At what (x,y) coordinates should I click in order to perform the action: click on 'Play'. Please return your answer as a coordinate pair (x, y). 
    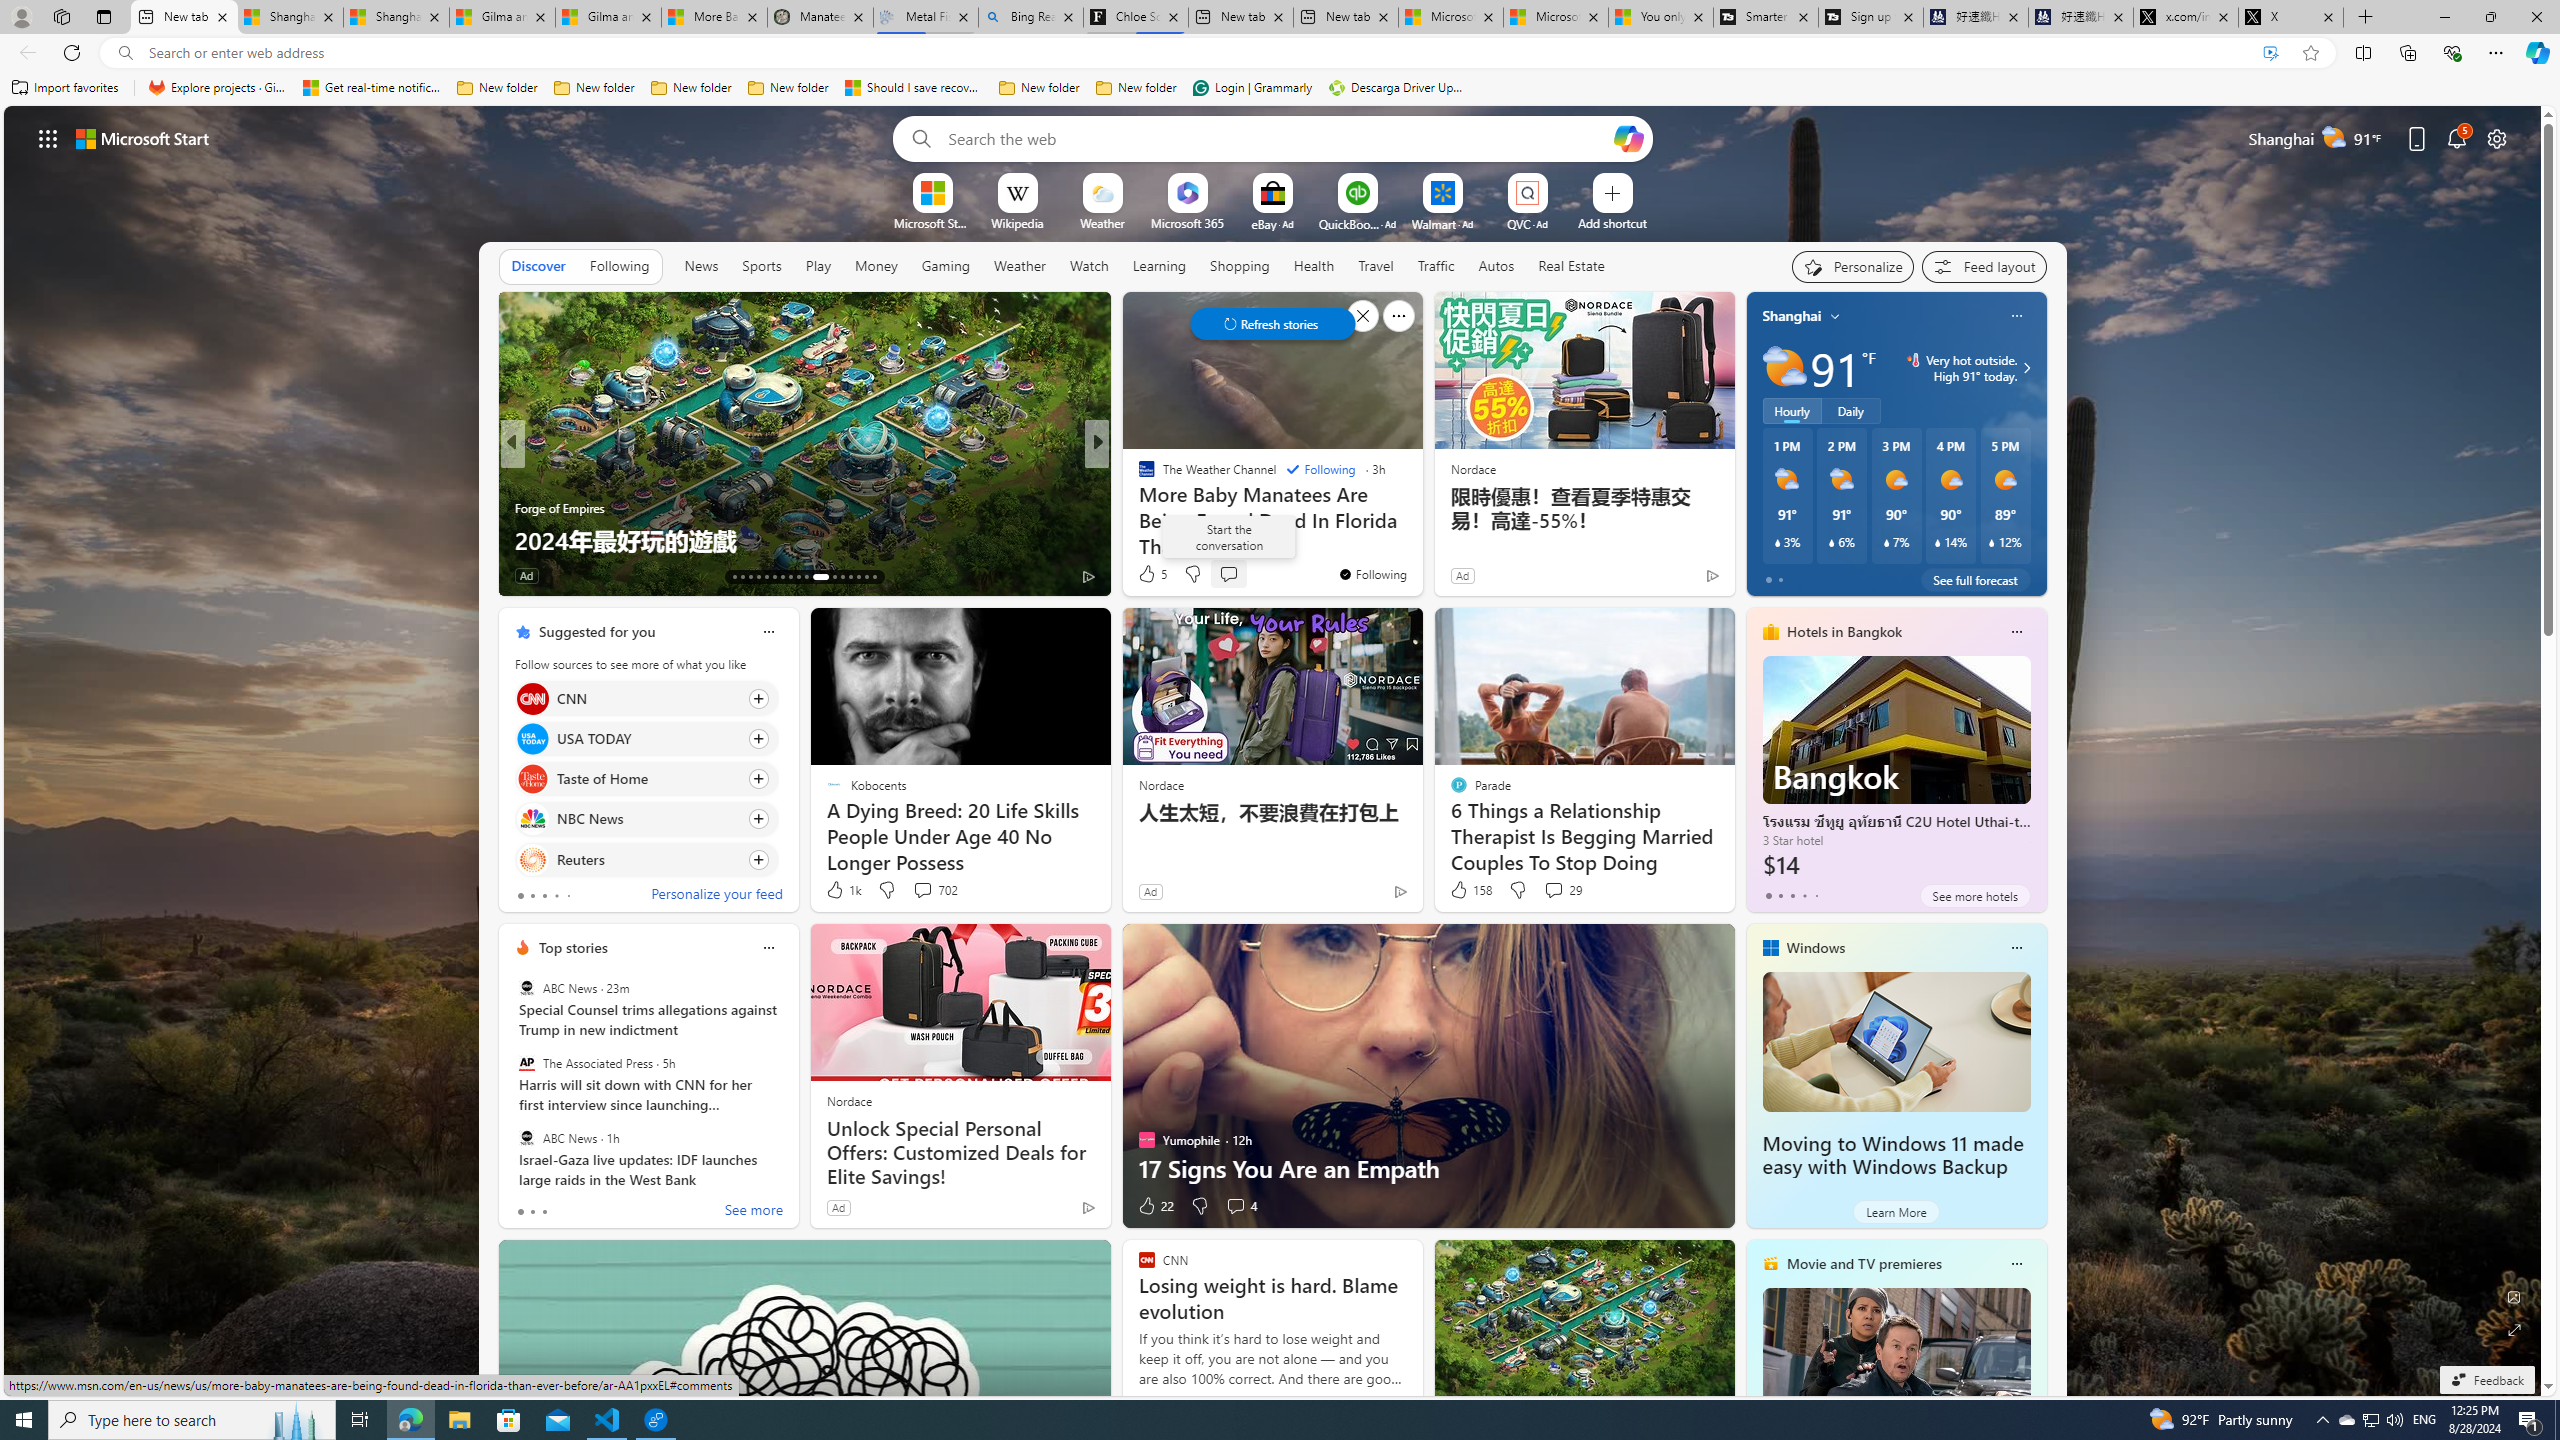
    Looking at the image, I should click on (816, 264).